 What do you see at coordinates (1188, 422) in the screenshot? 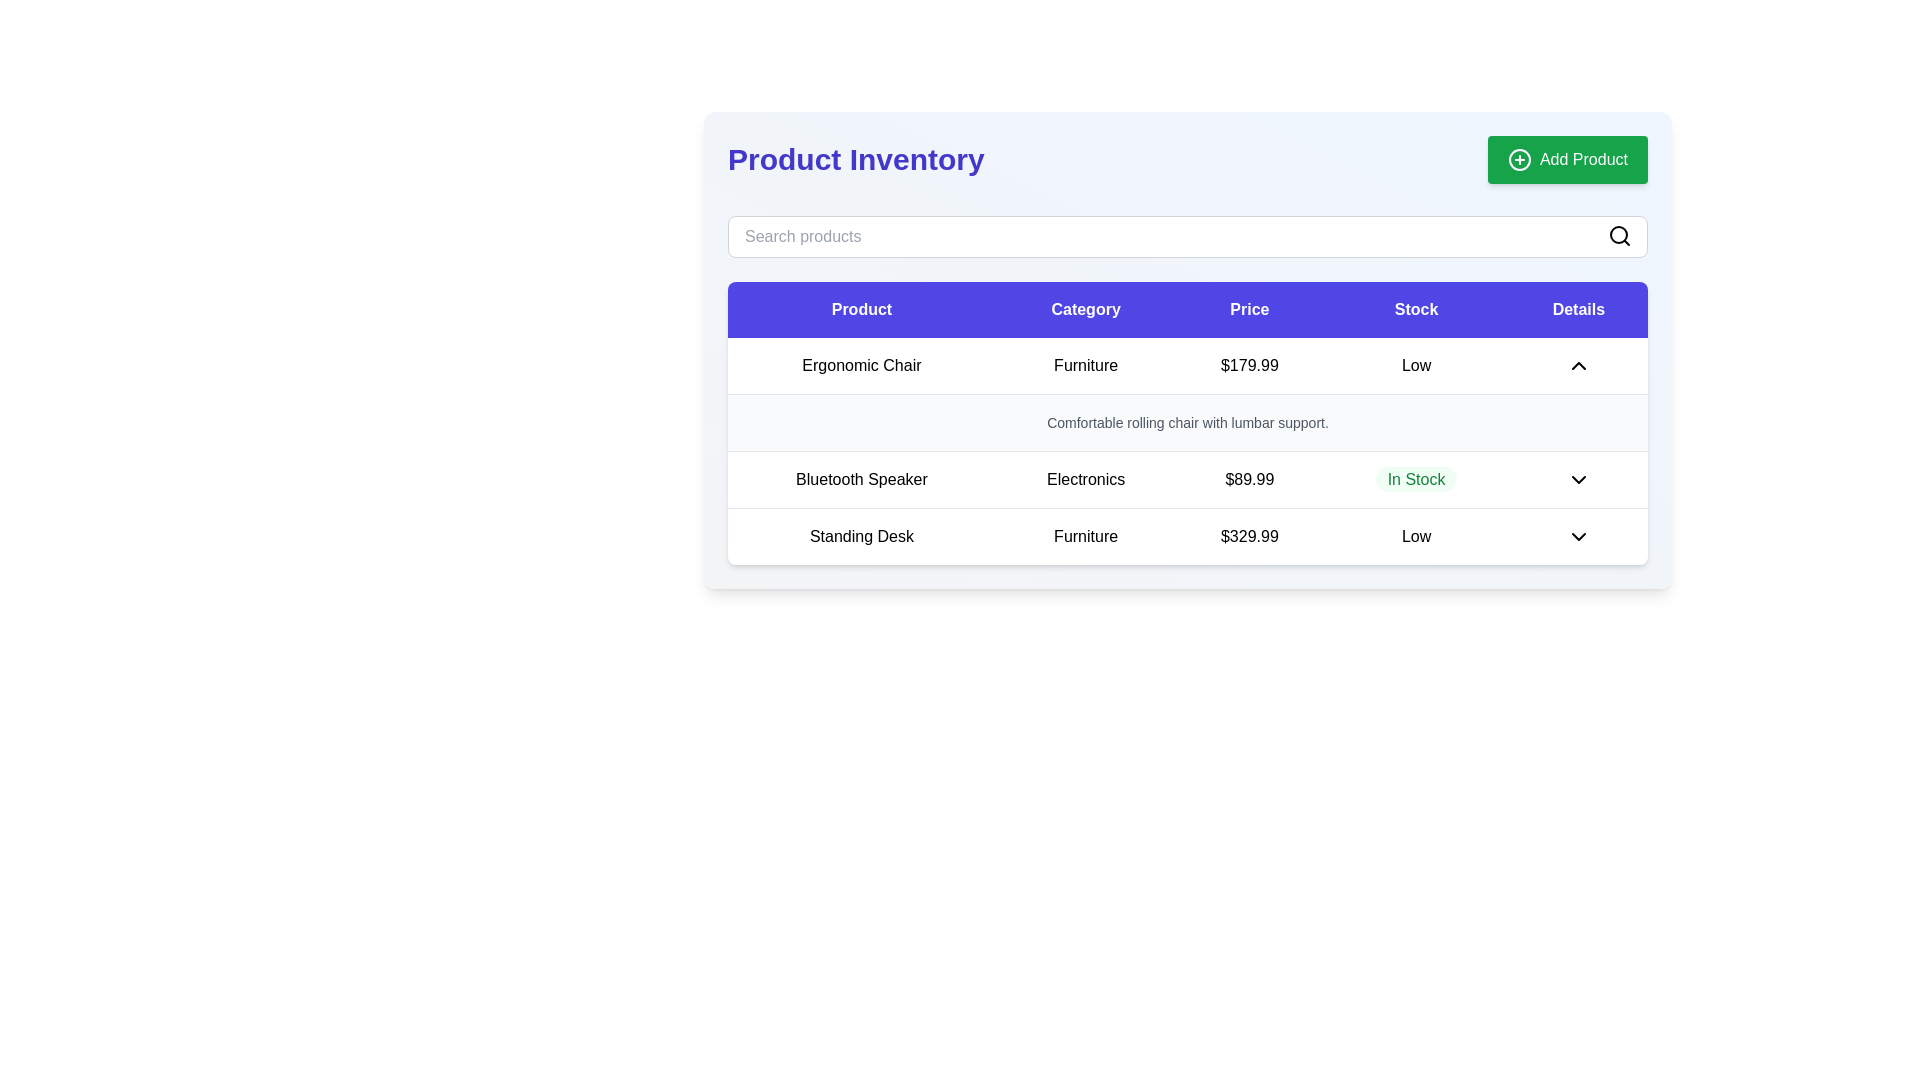
I see `the text label that provides supplementary information about the product 'Ergonomic Chair', located in the second row of the table` at bounding box center [1188, 422].